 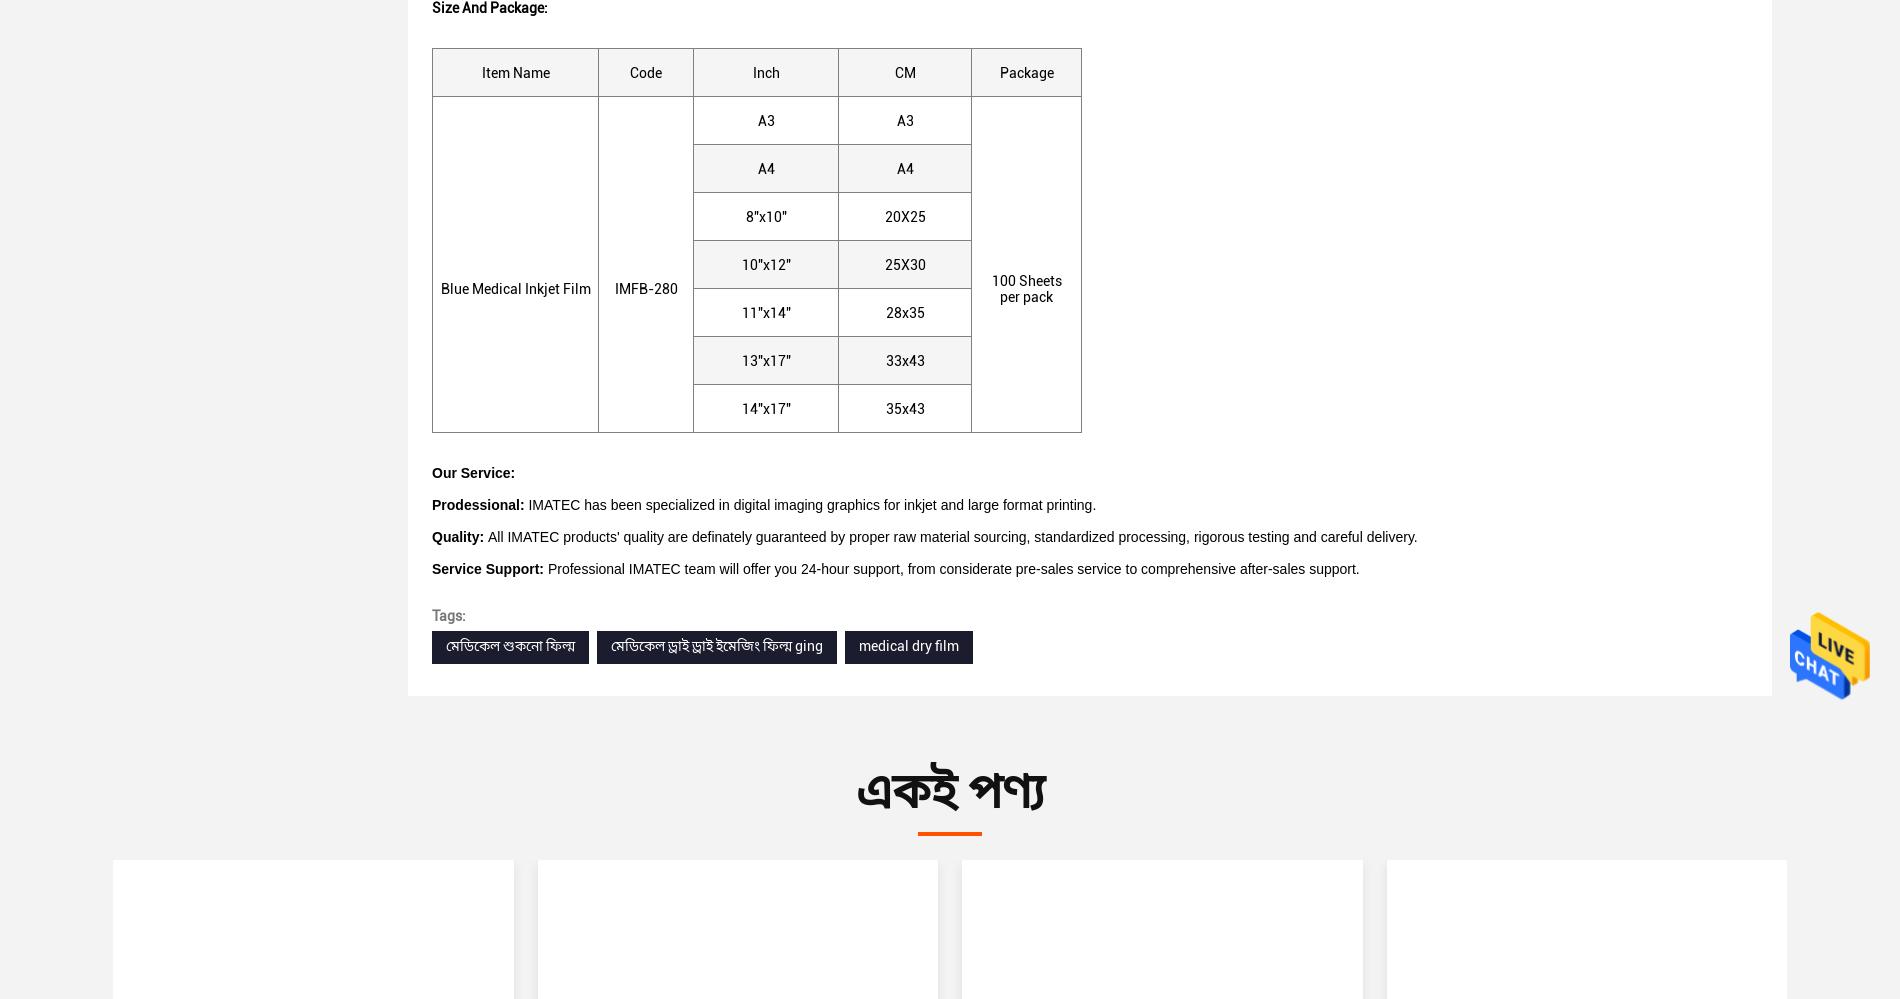 What do you see at coordinates (1026, 71) in the screenshot?
I see `'Package'` at bounding box center [1026, 71].